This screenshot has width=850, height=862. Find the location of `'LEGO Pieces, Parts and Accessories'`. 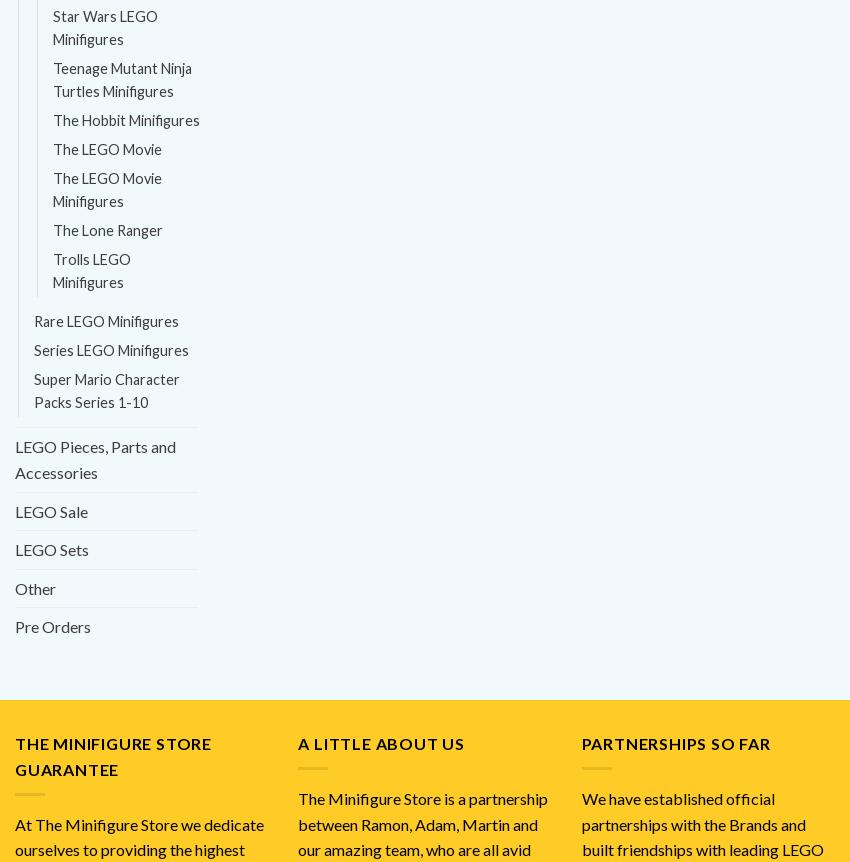

'LEGO Pieces, Parts and Accessories' is located at coordinates (94, 459).